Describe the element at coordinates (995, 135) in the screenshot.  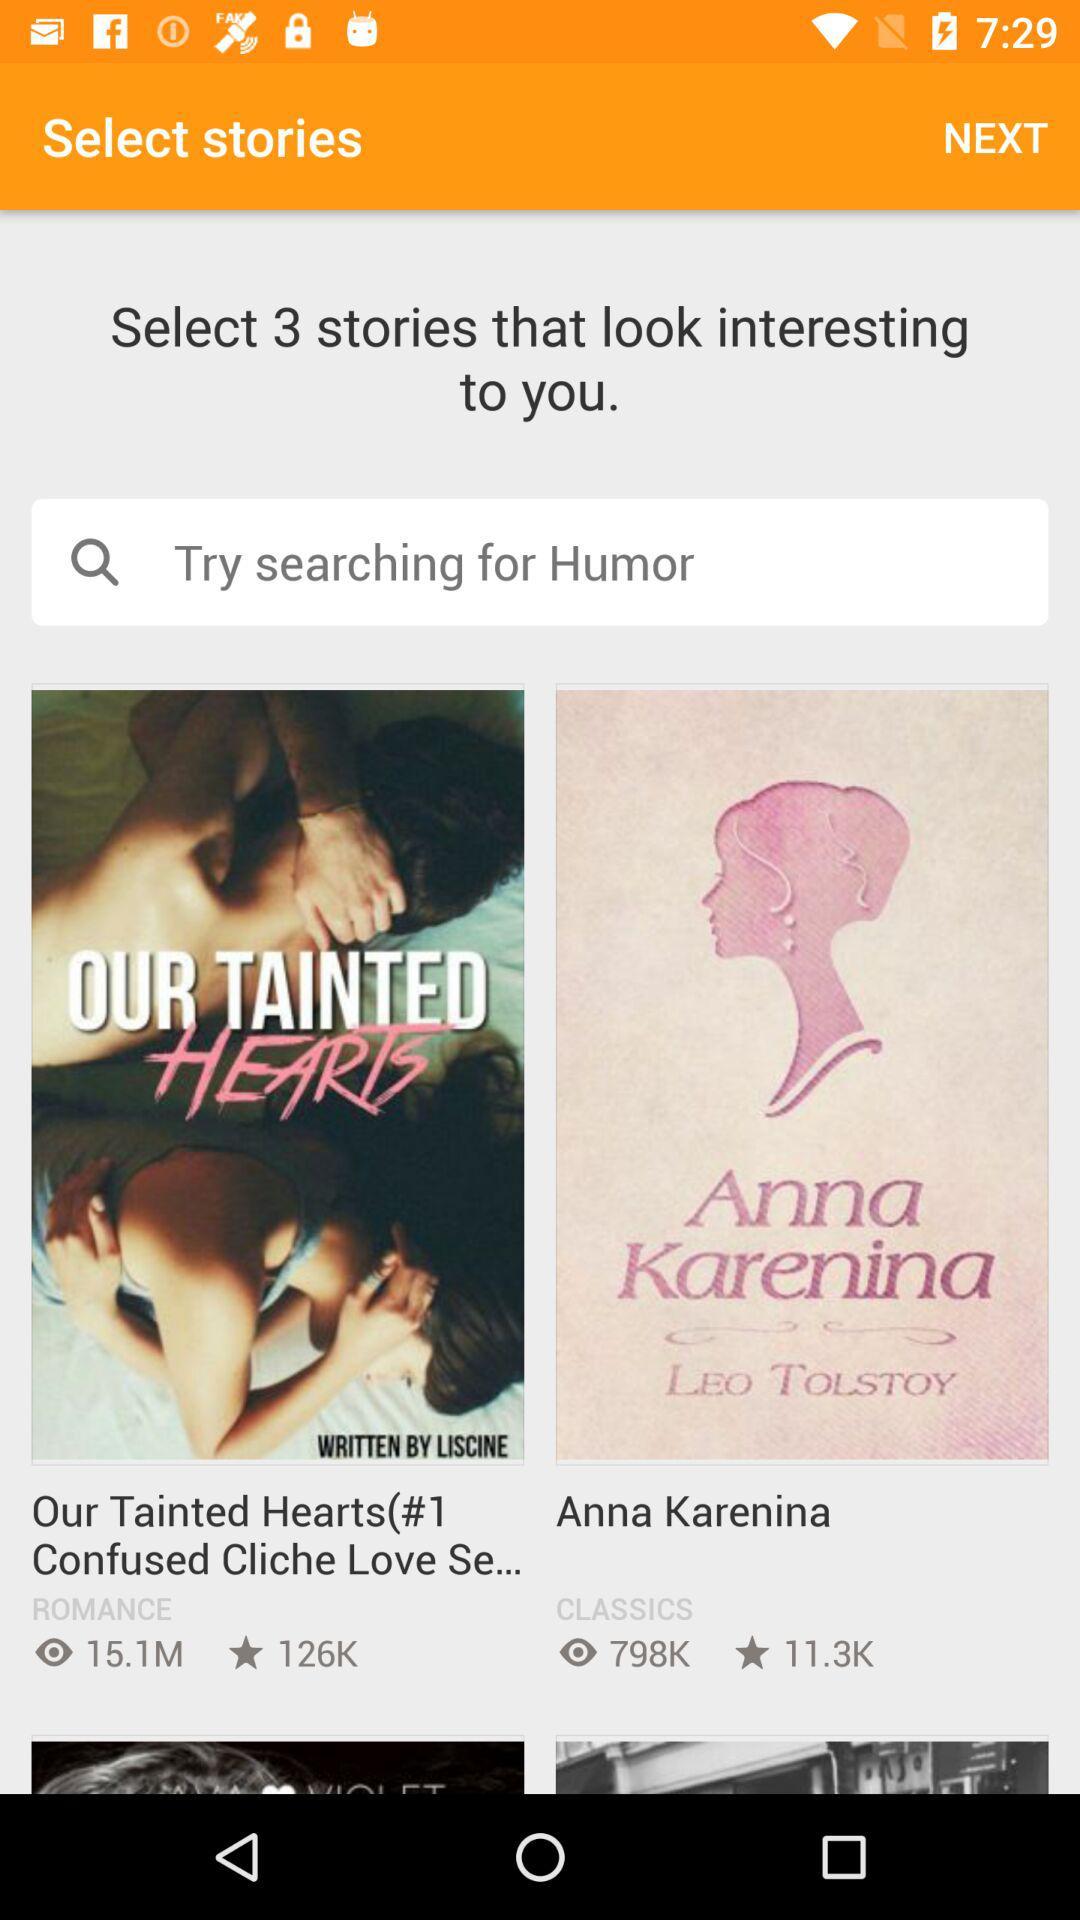
I see `next icon` at that location.